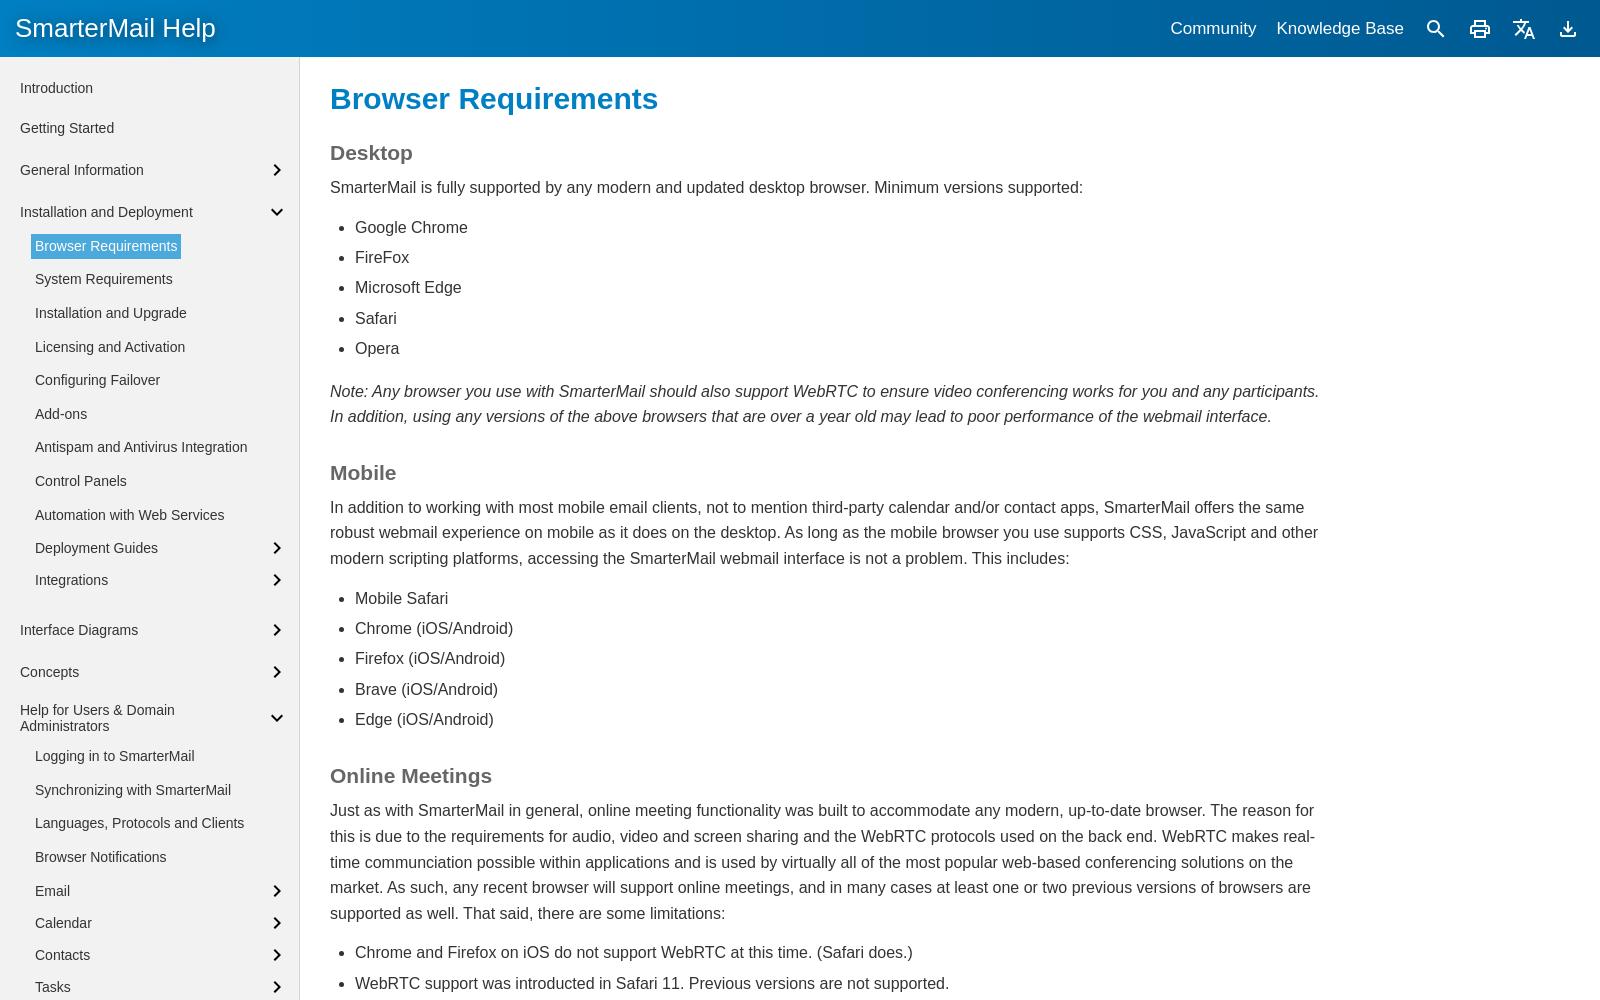  What do you see at coordinates (95, 717) in the screenshot?
I see `'Help for Users & Domain Administrators'` at bounding box center [95, 717].